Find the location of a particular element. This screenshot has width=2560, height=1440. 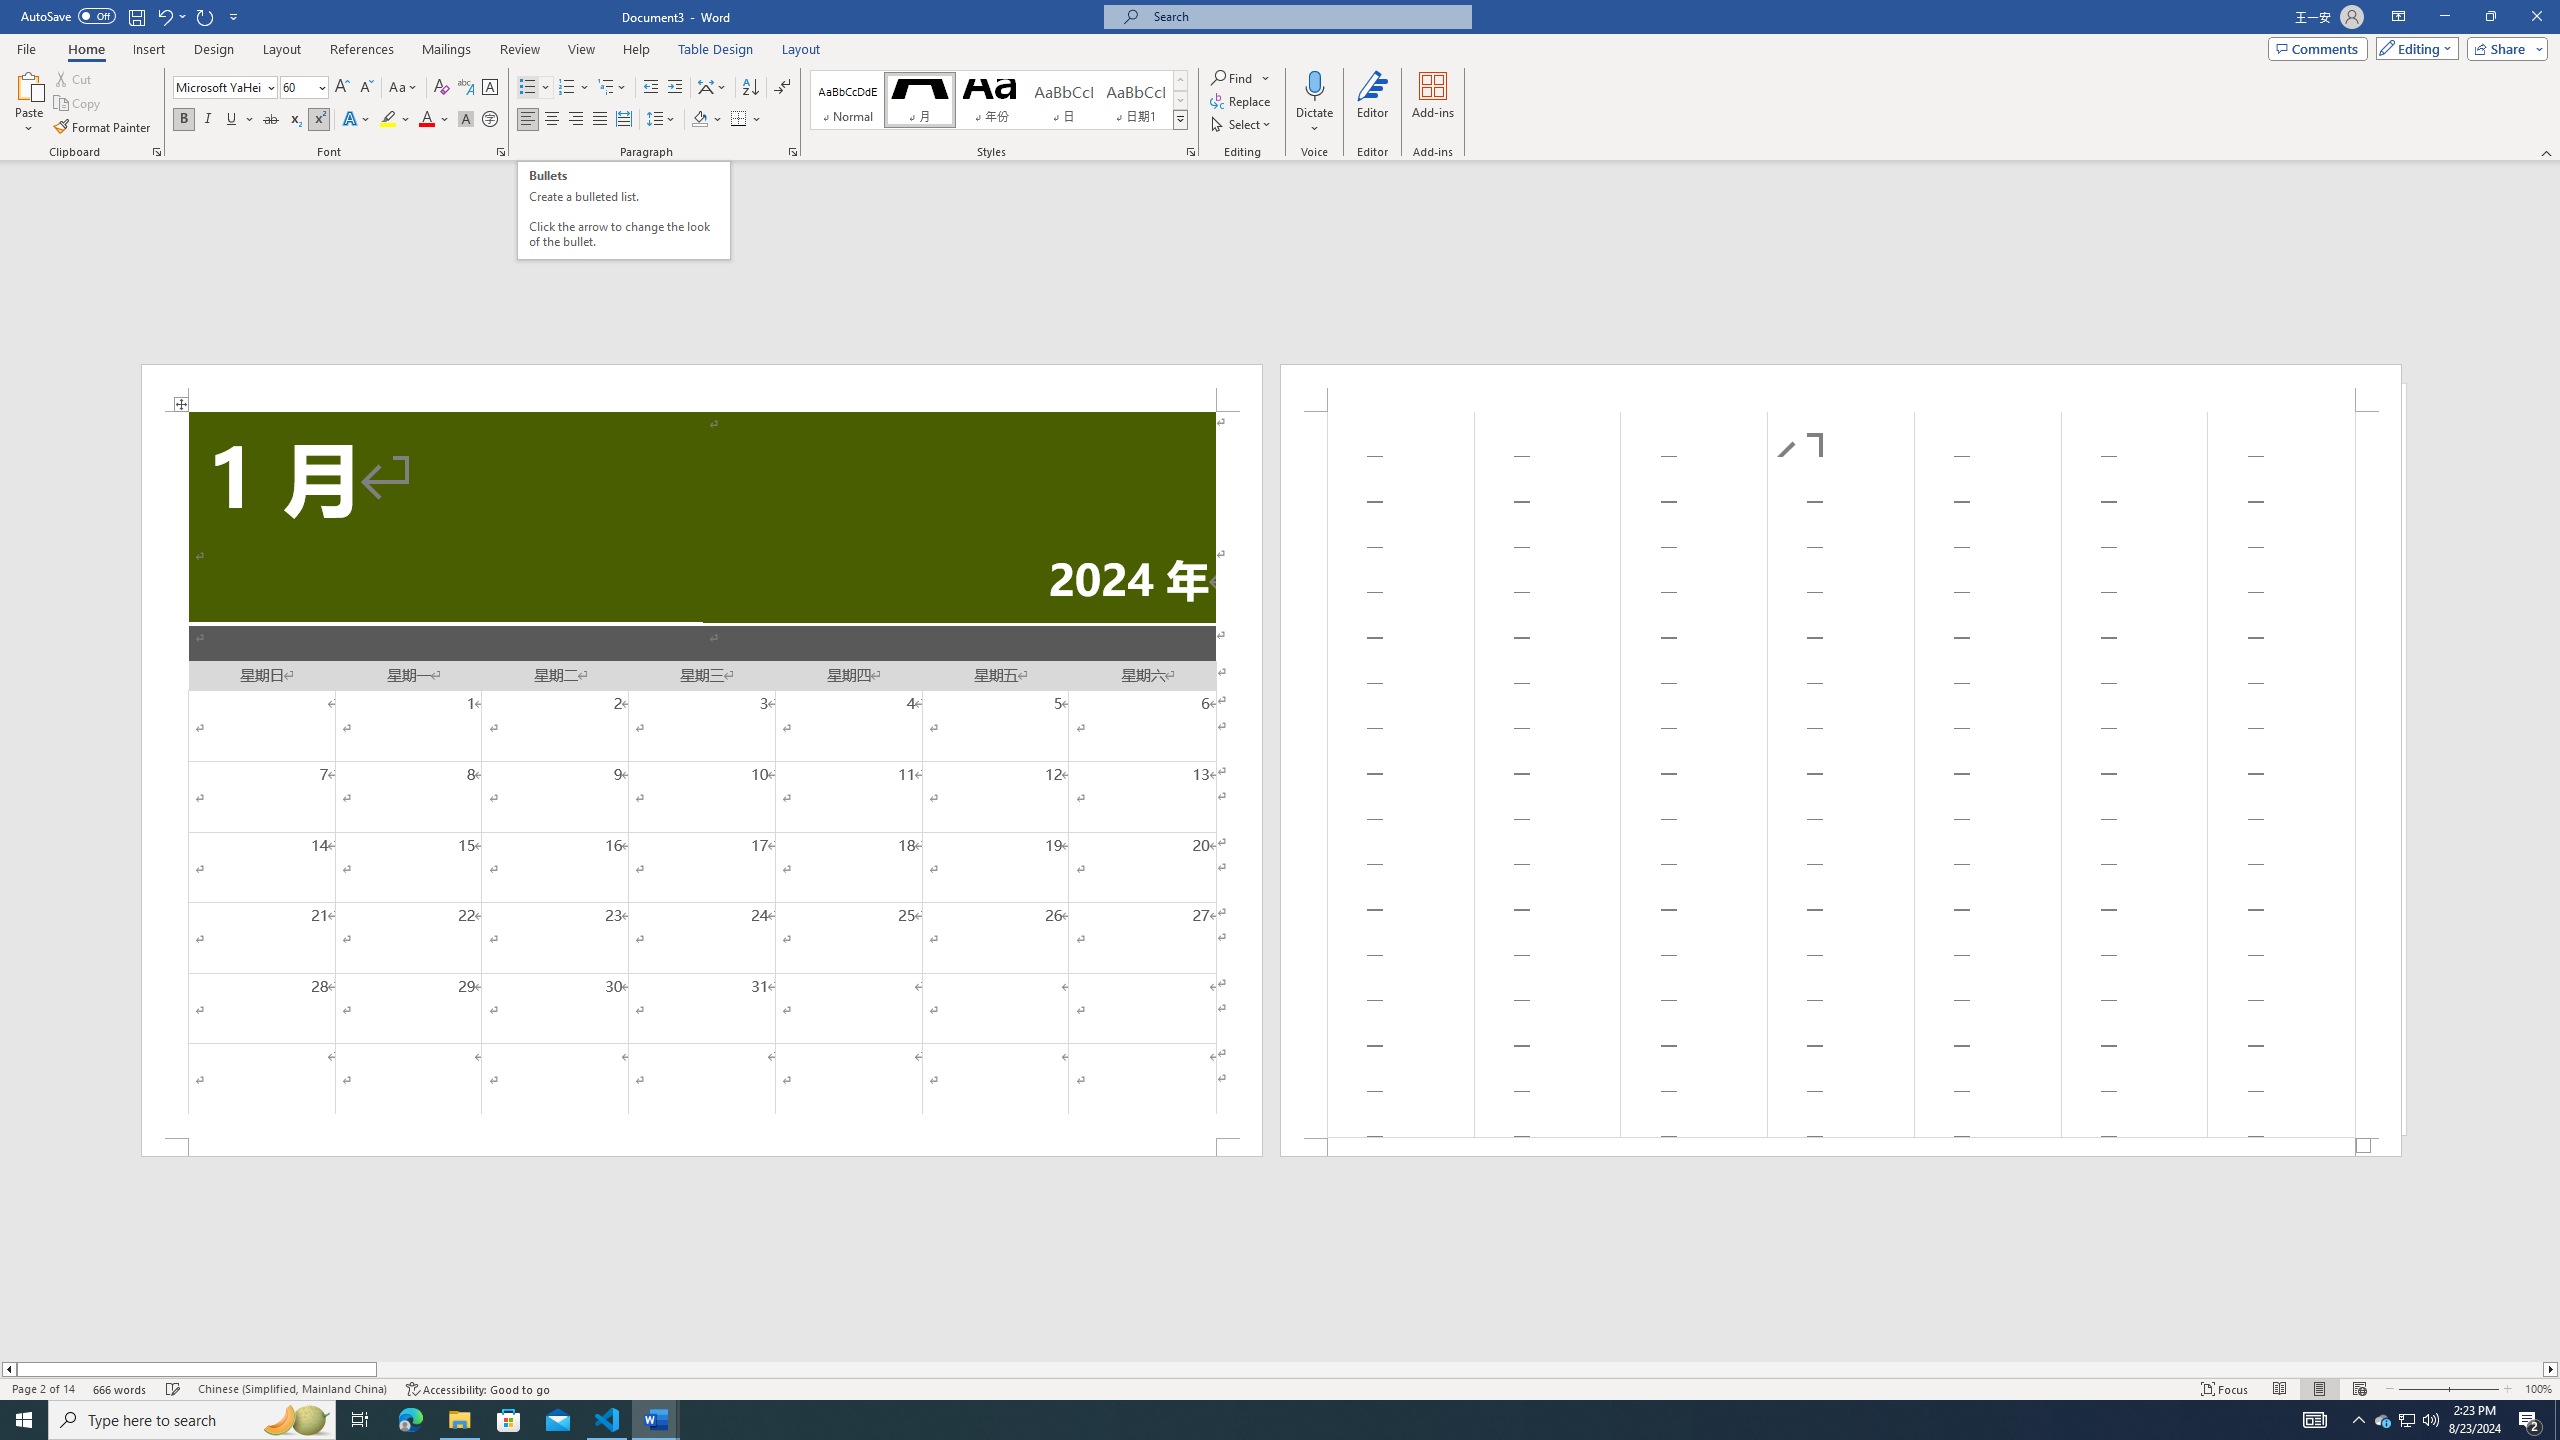

'Superscript' is located at coordinates (317, 118).